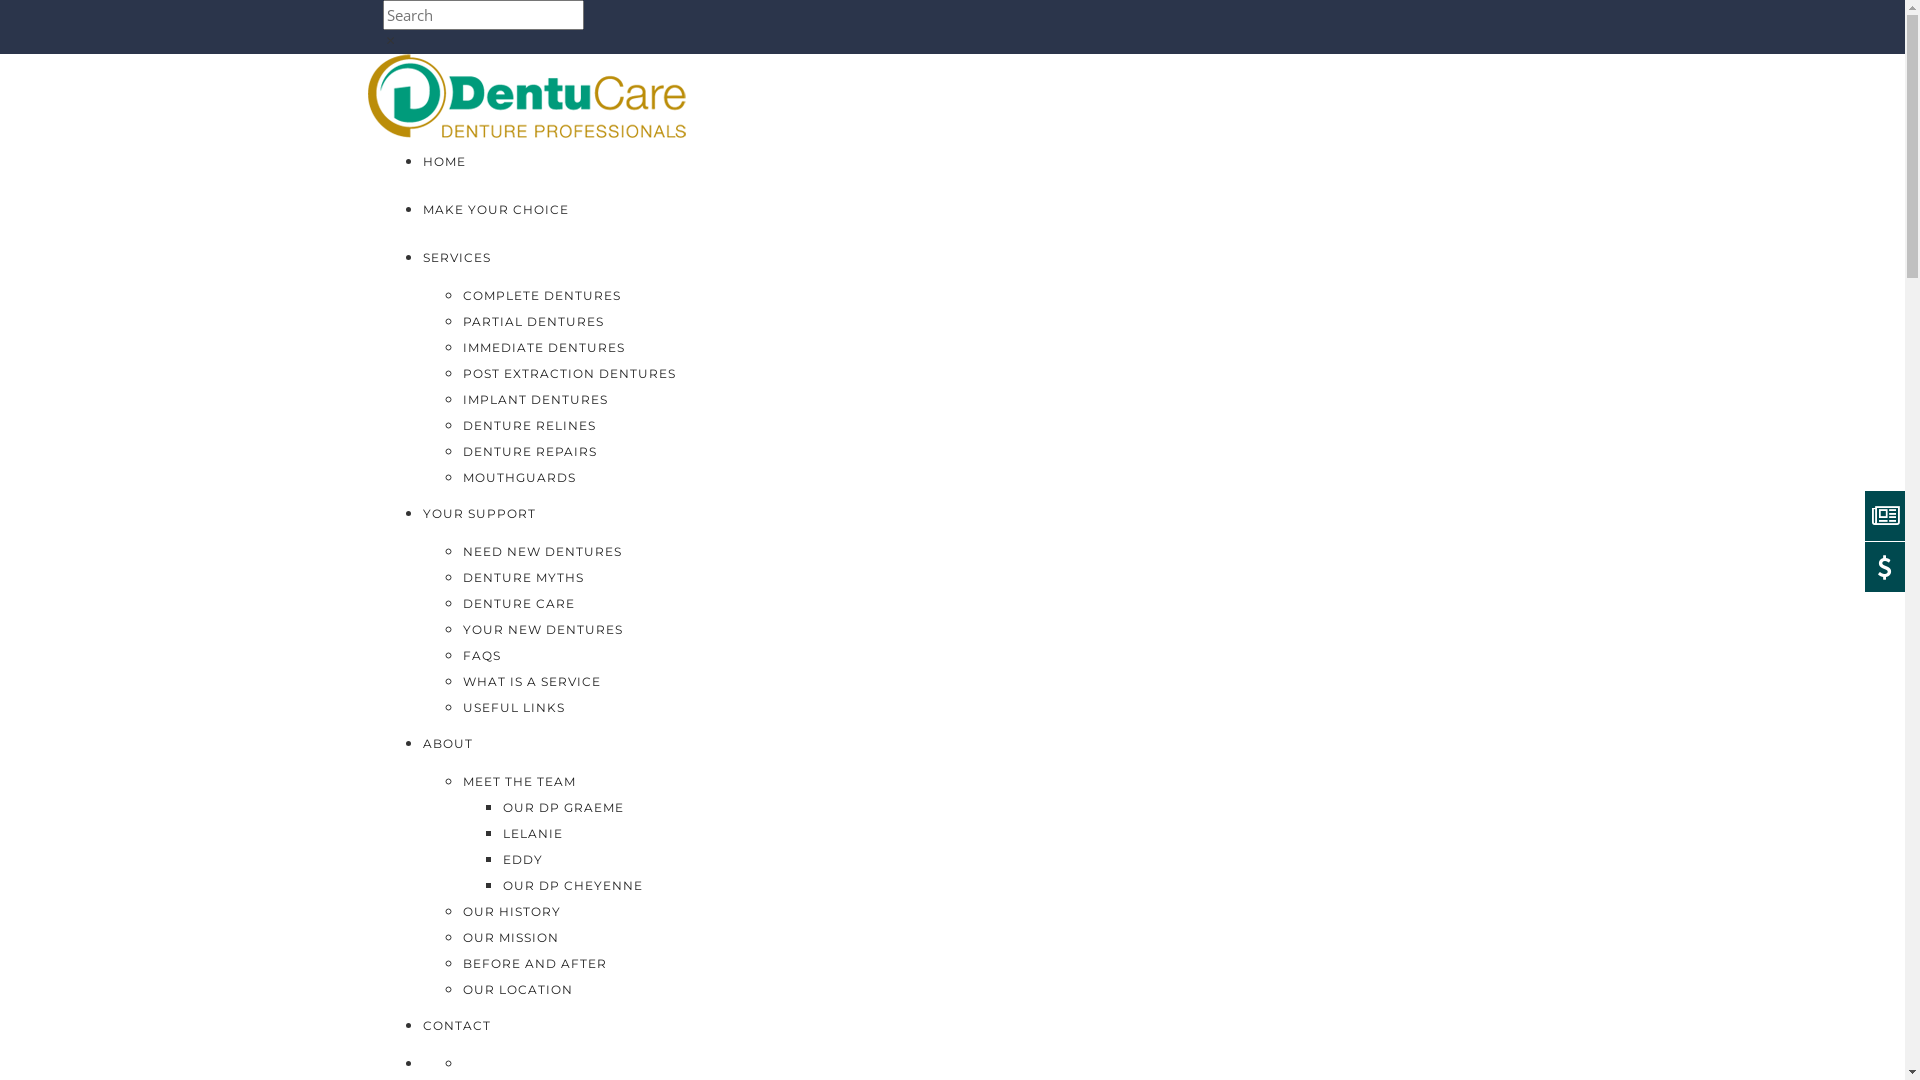 The width and height of the screenshot is (1920, 1080). Describe the element at coordinates (442, 160) in the screenshot. I see `'HOME'` at that location.